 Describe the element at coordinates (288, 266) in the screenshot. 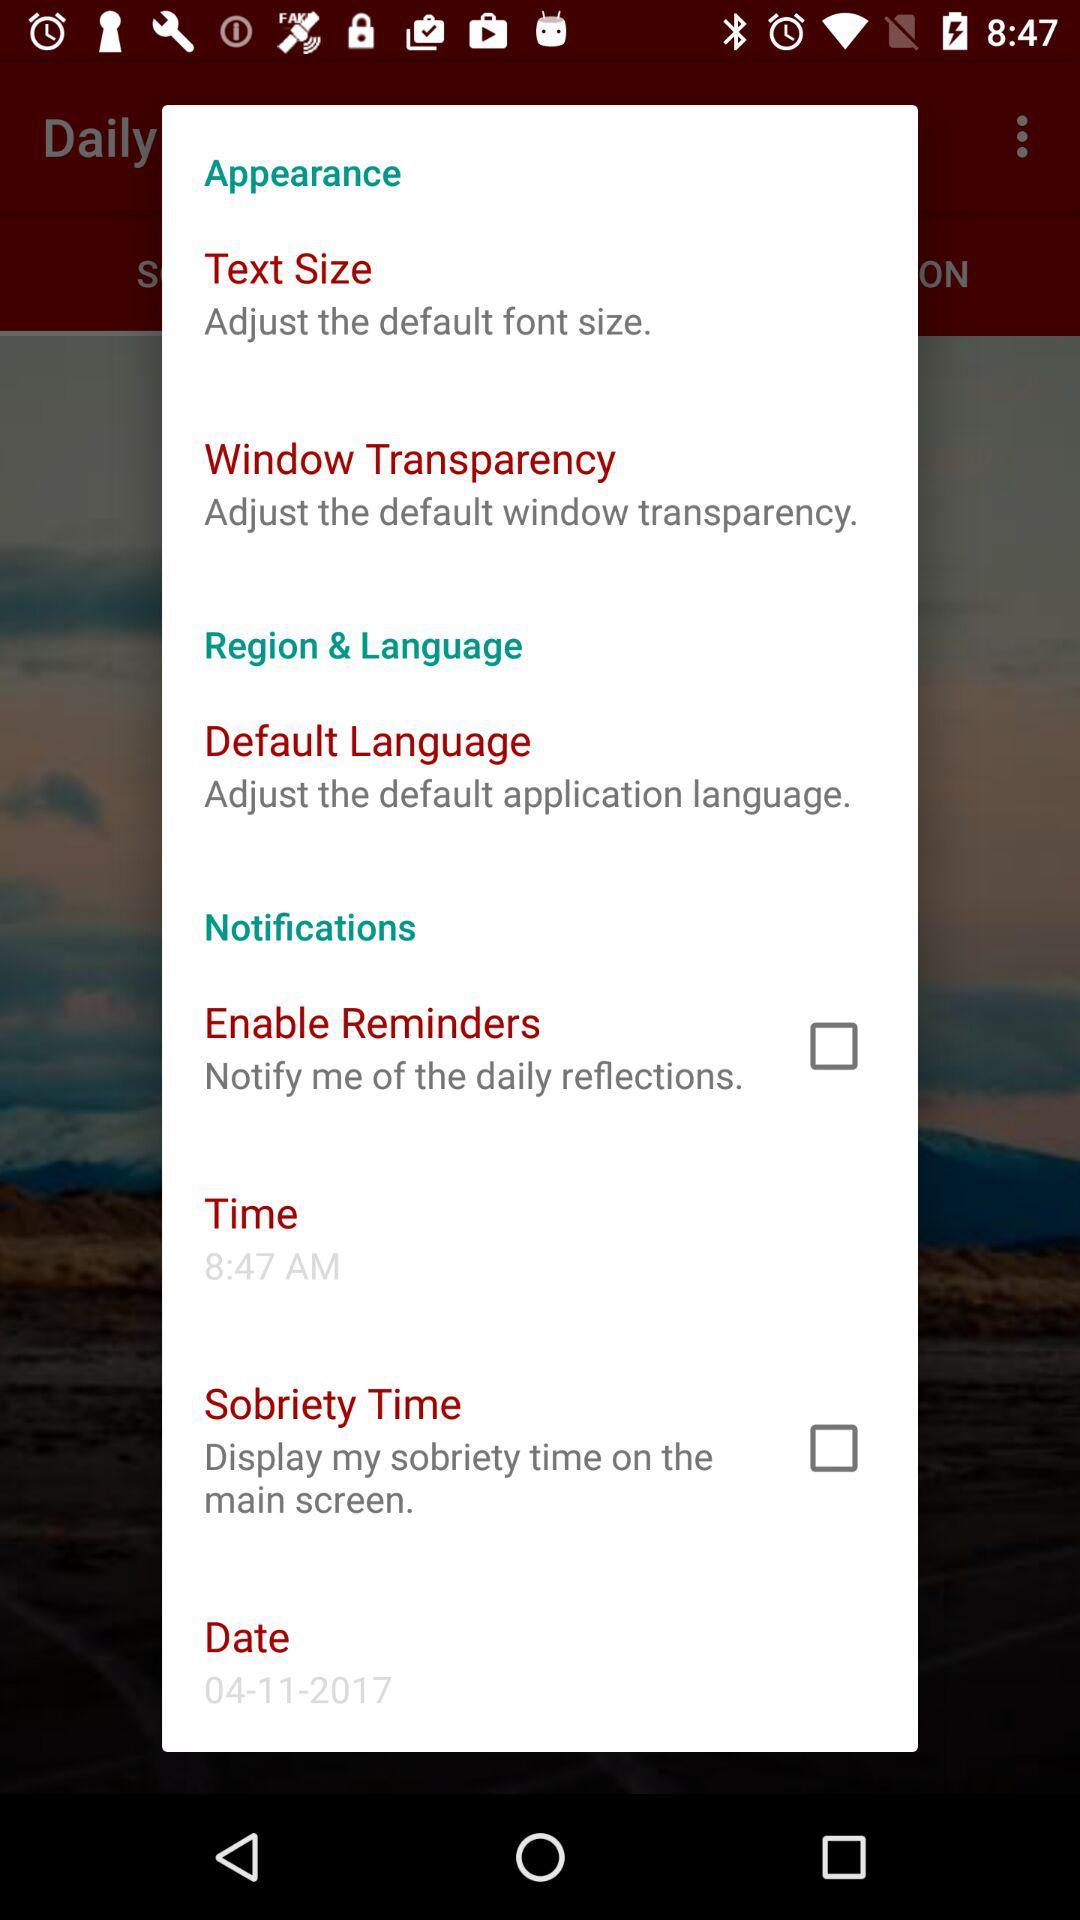

I see `the text size` at that location.